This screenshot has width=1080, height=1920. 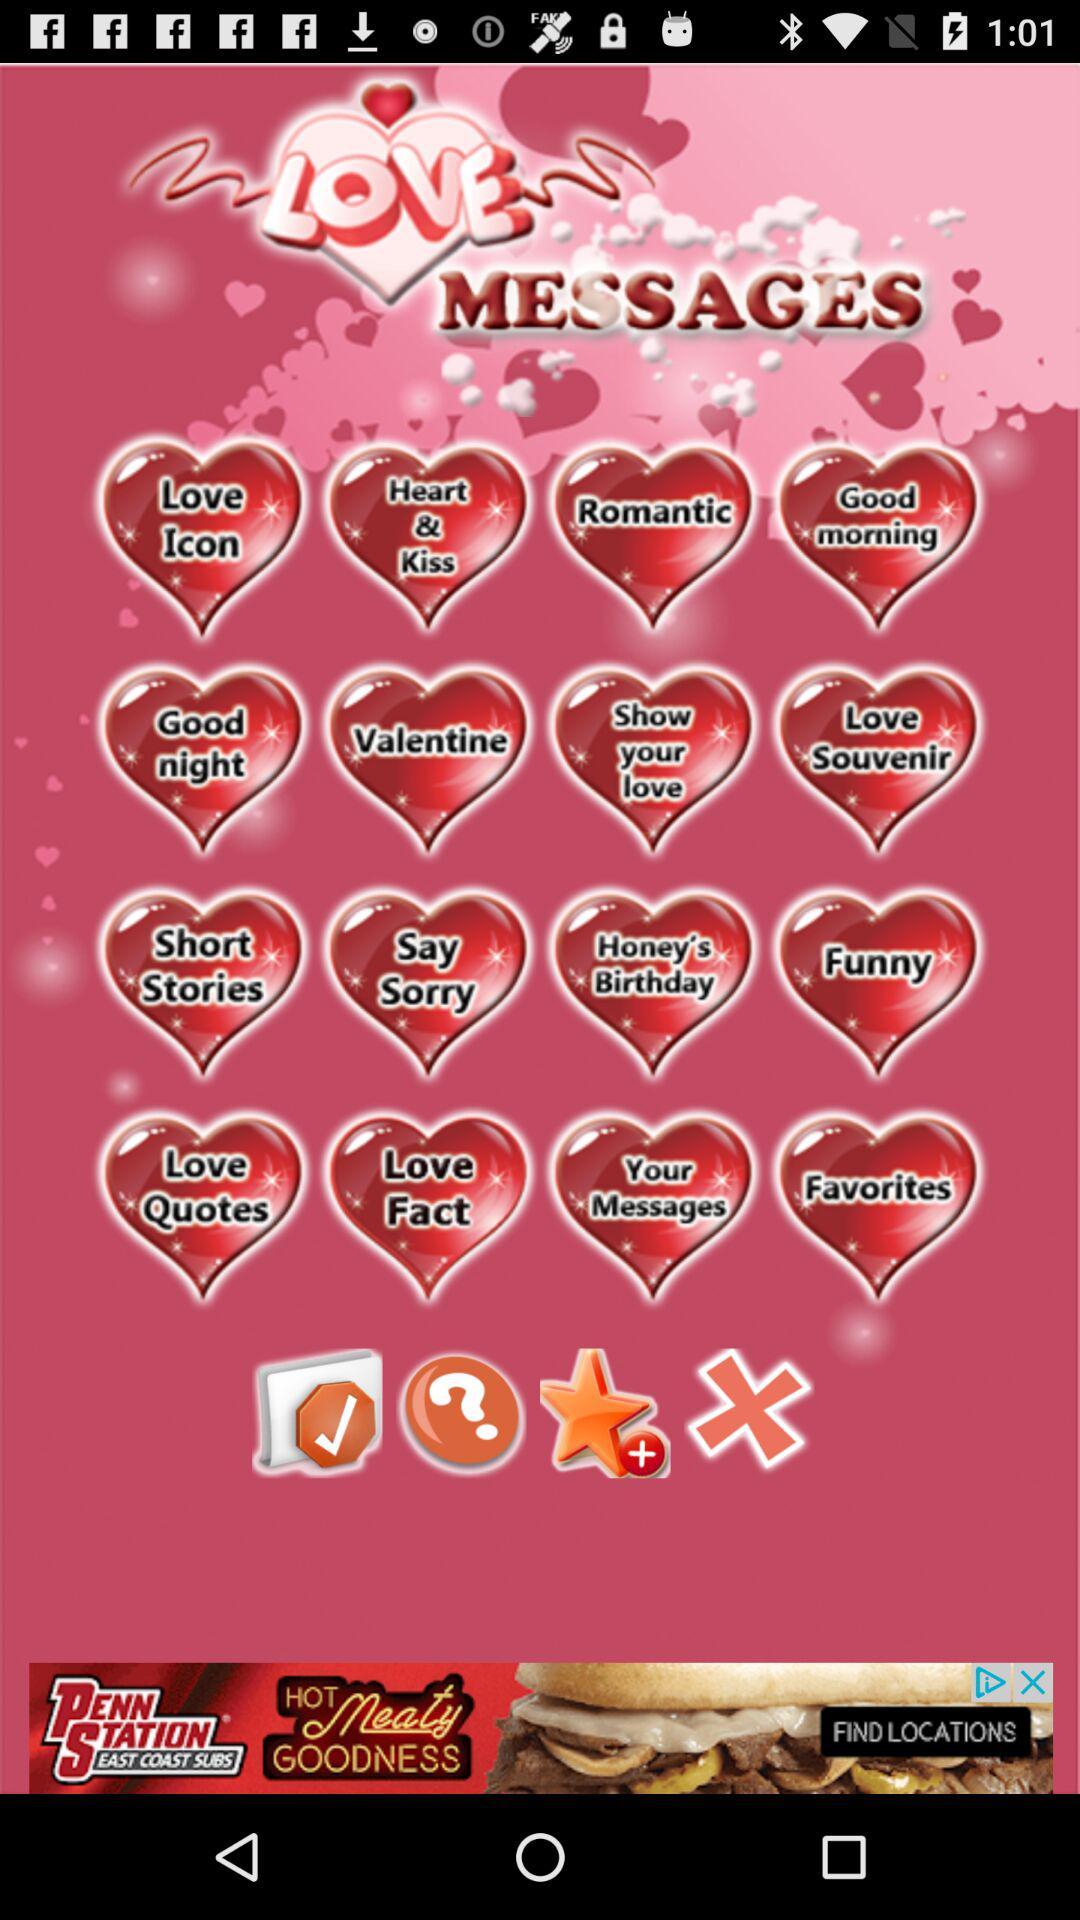 What do you see at coordinates (749, 1412) in the screenshot?
I see `exit` at bounding box center [749, 1412].